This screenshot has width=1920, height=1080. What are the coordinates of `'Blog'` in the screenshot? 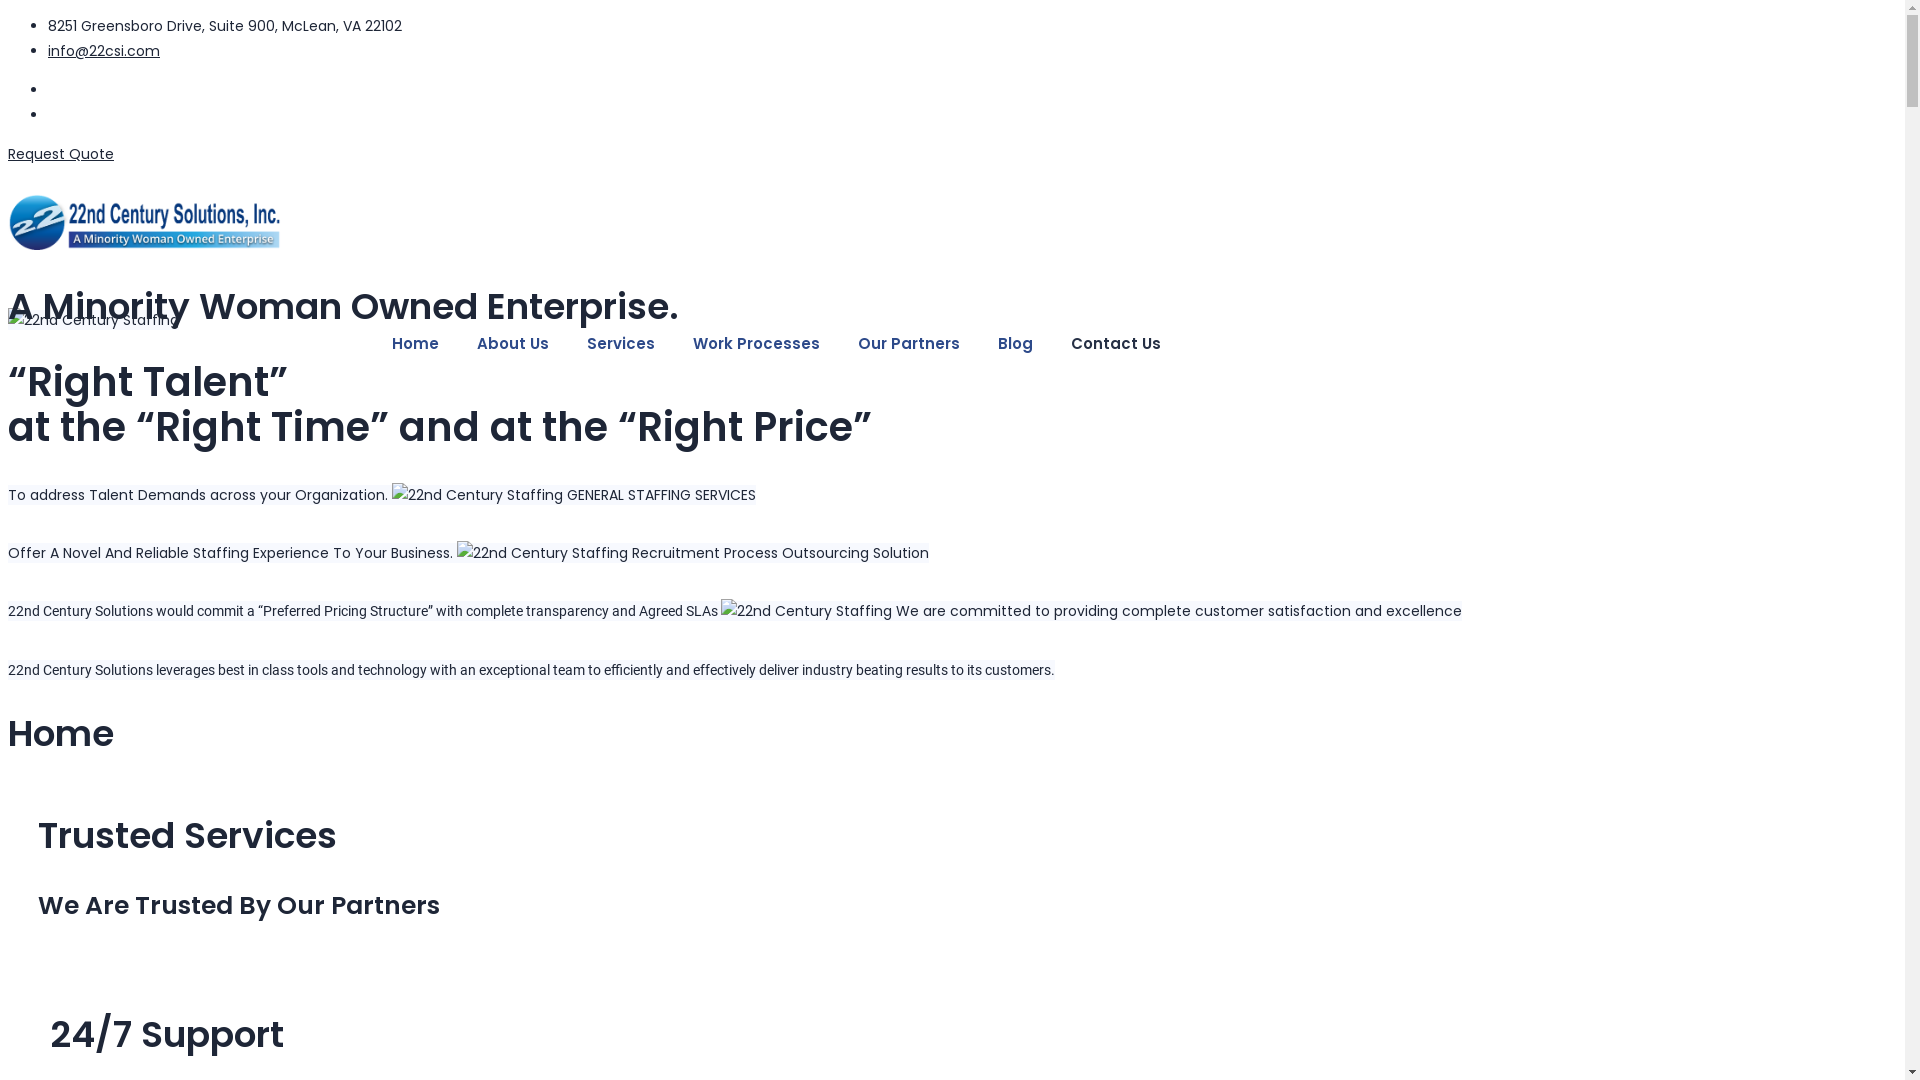 It's located at (1015, 342).